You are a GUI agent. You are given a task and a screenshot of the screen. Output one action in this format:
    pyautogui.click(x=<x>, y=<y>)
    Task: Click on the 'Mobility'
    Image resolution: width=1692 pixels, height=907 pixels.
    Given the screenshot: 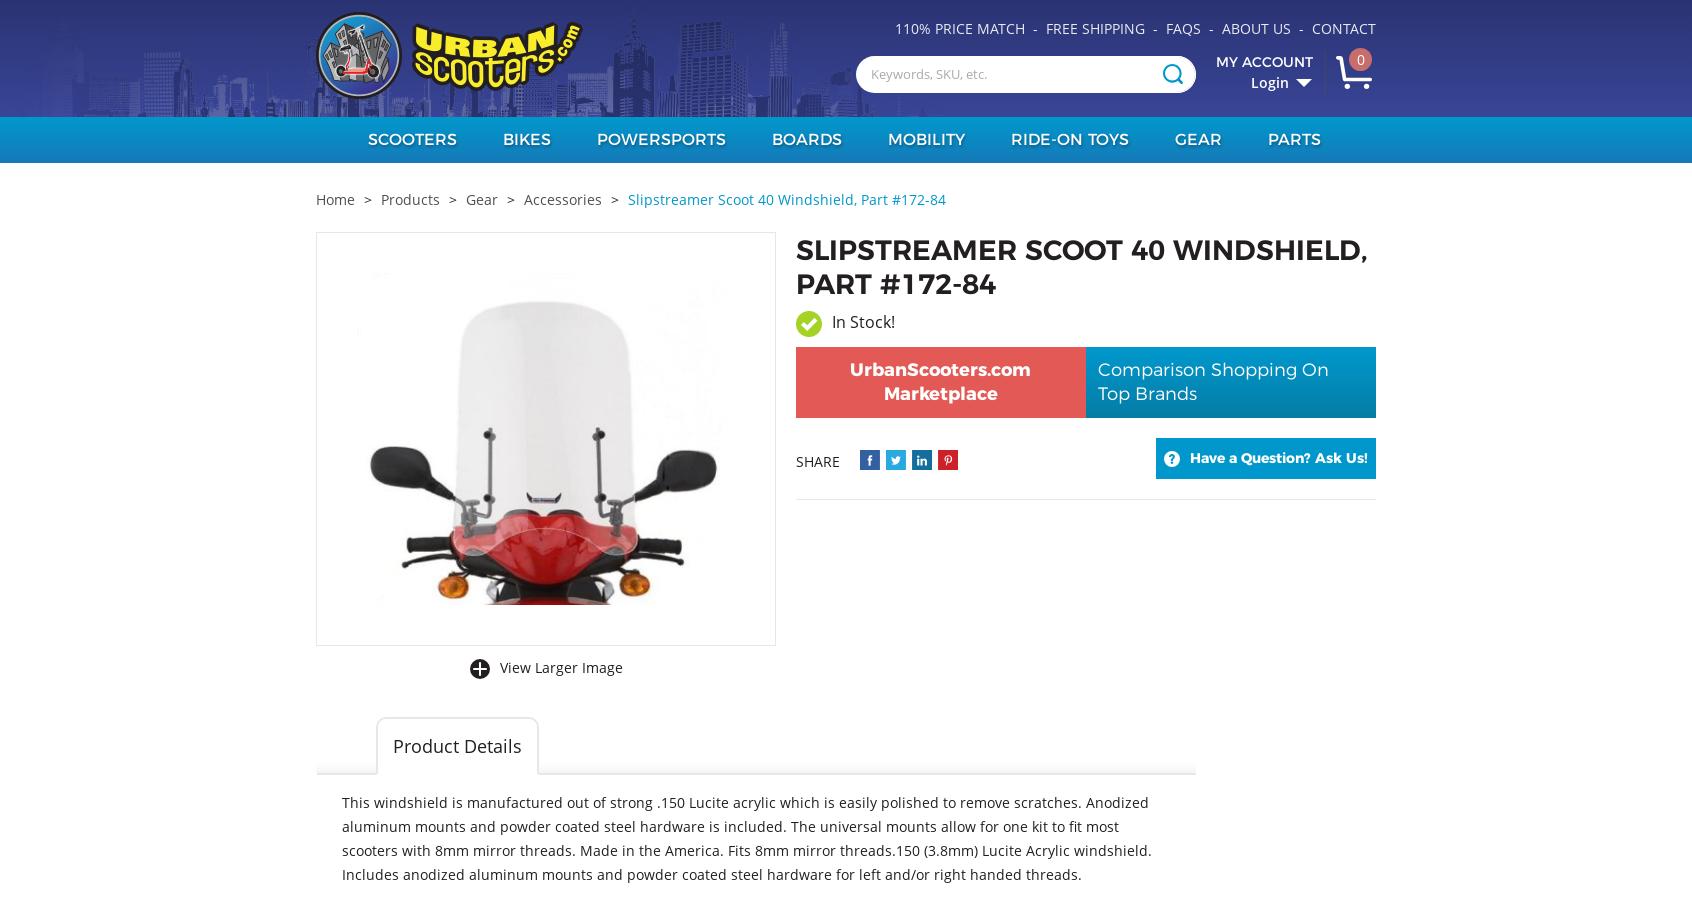 What is the action you would take?
    pyautogui.click(x=925, y=139)
    